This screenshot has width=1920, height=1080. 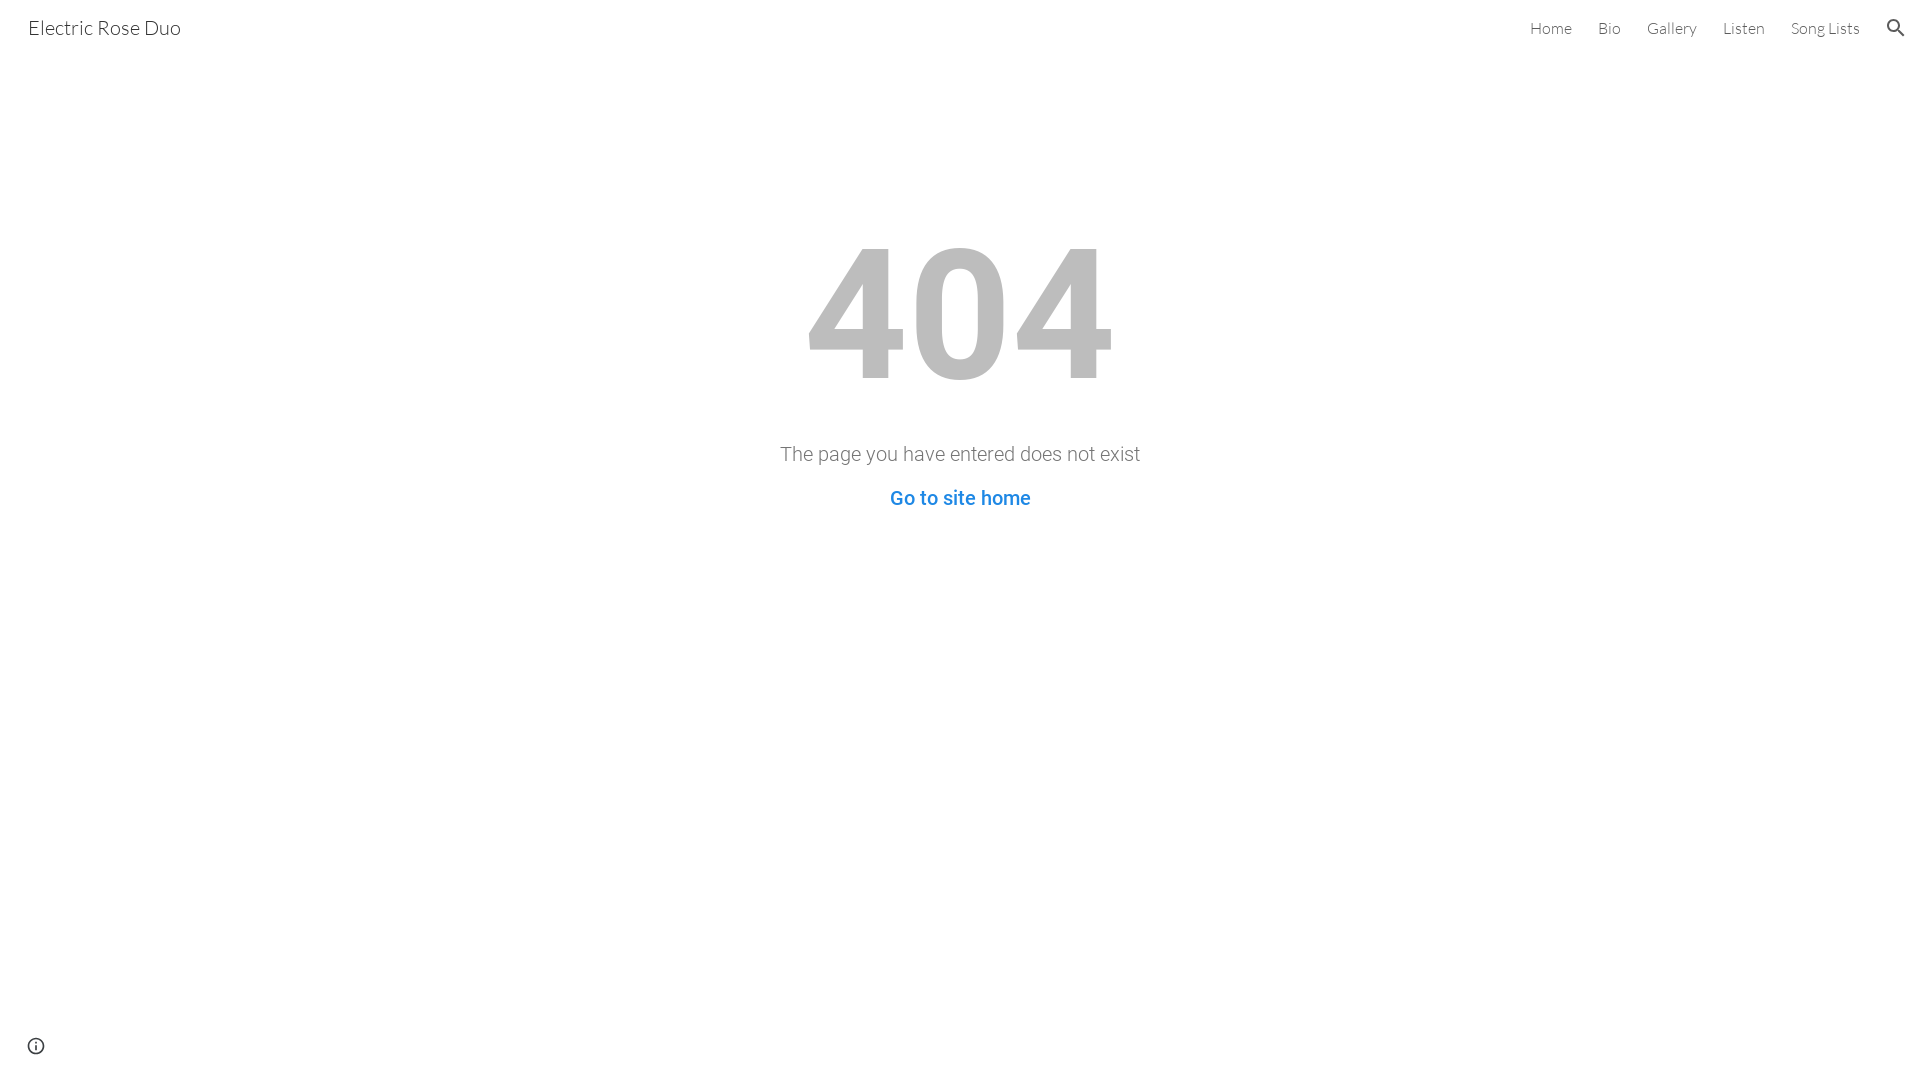 I want to click on 'Gallery', so click(x=1671, y=27).